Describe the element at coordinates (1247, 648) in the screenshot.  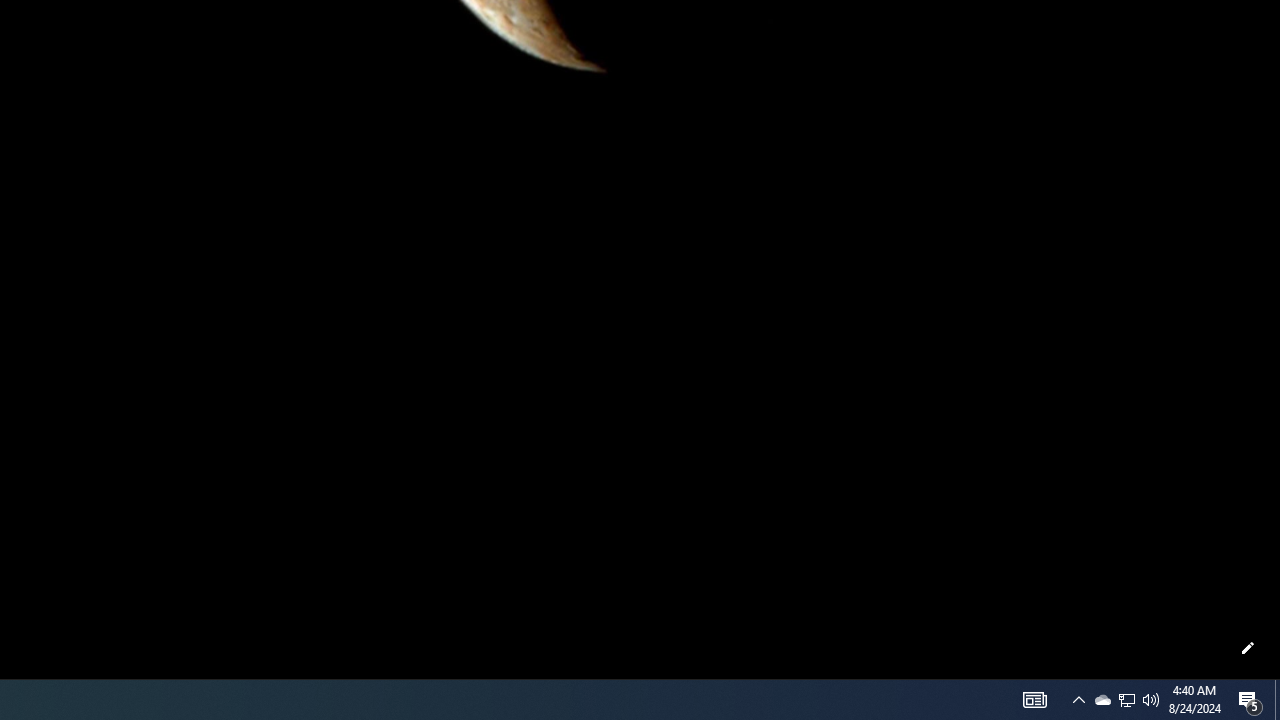
I see `'Customize this page'` at that location.